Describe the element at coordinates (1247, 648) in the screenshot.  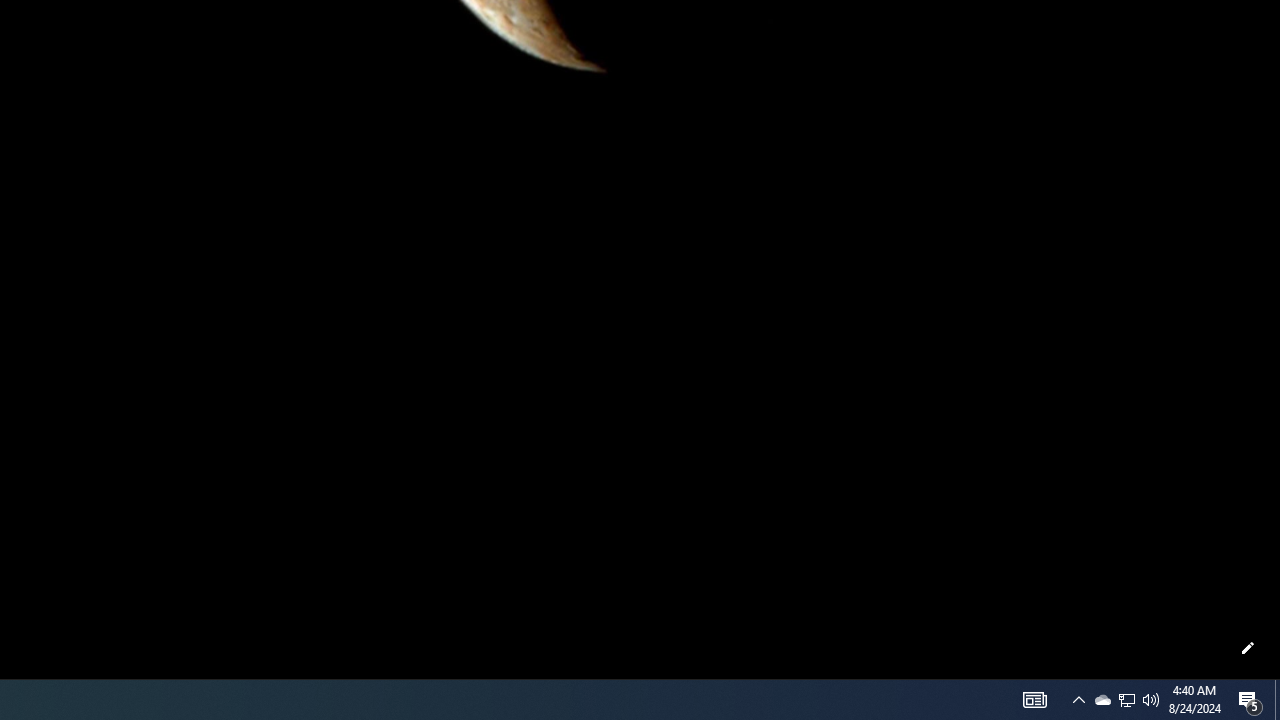
I see `'Customize this page'` at that location.